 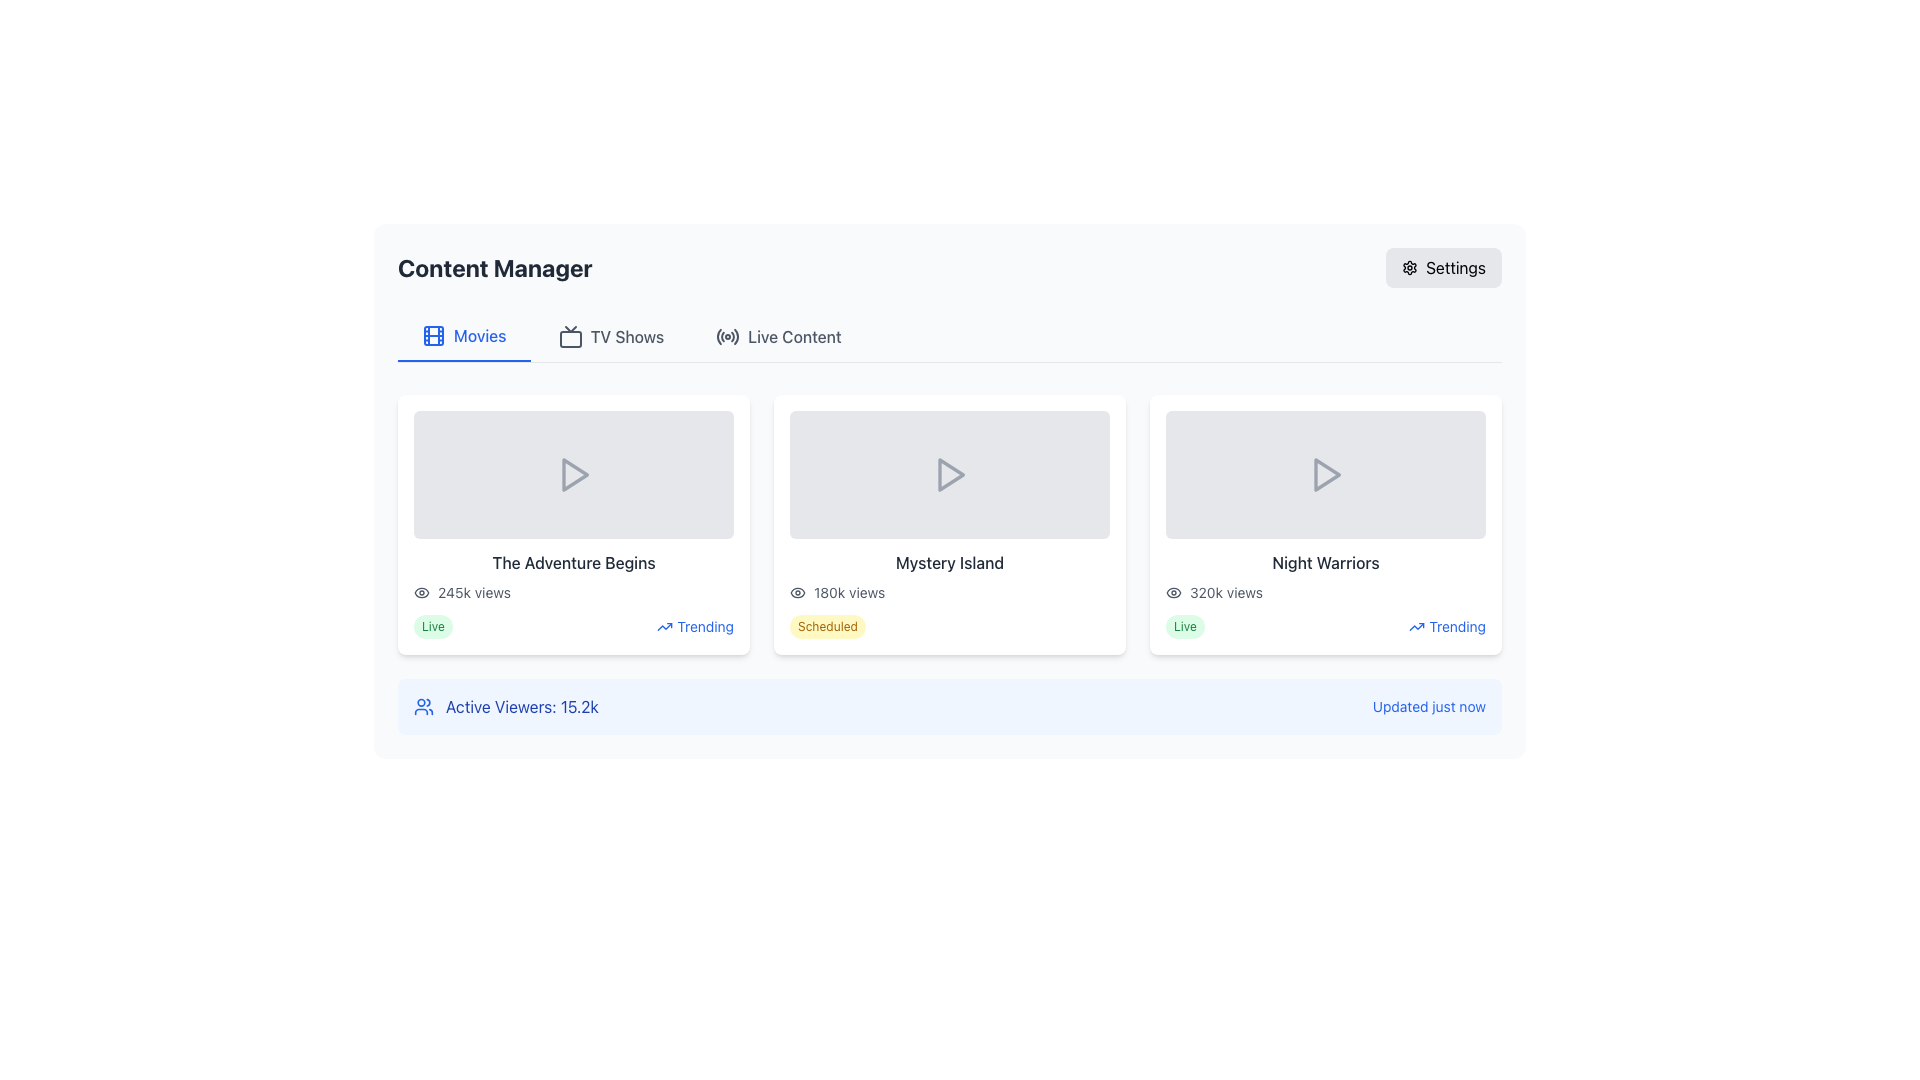 What do you see at coordinates (1174, 592) in the screenshot?
I see `the eye icon component representing visibility or preview functionality, located near the top-right corner of the interface adjacent to the 'Settings' button` at bounding box center [1174, 592].